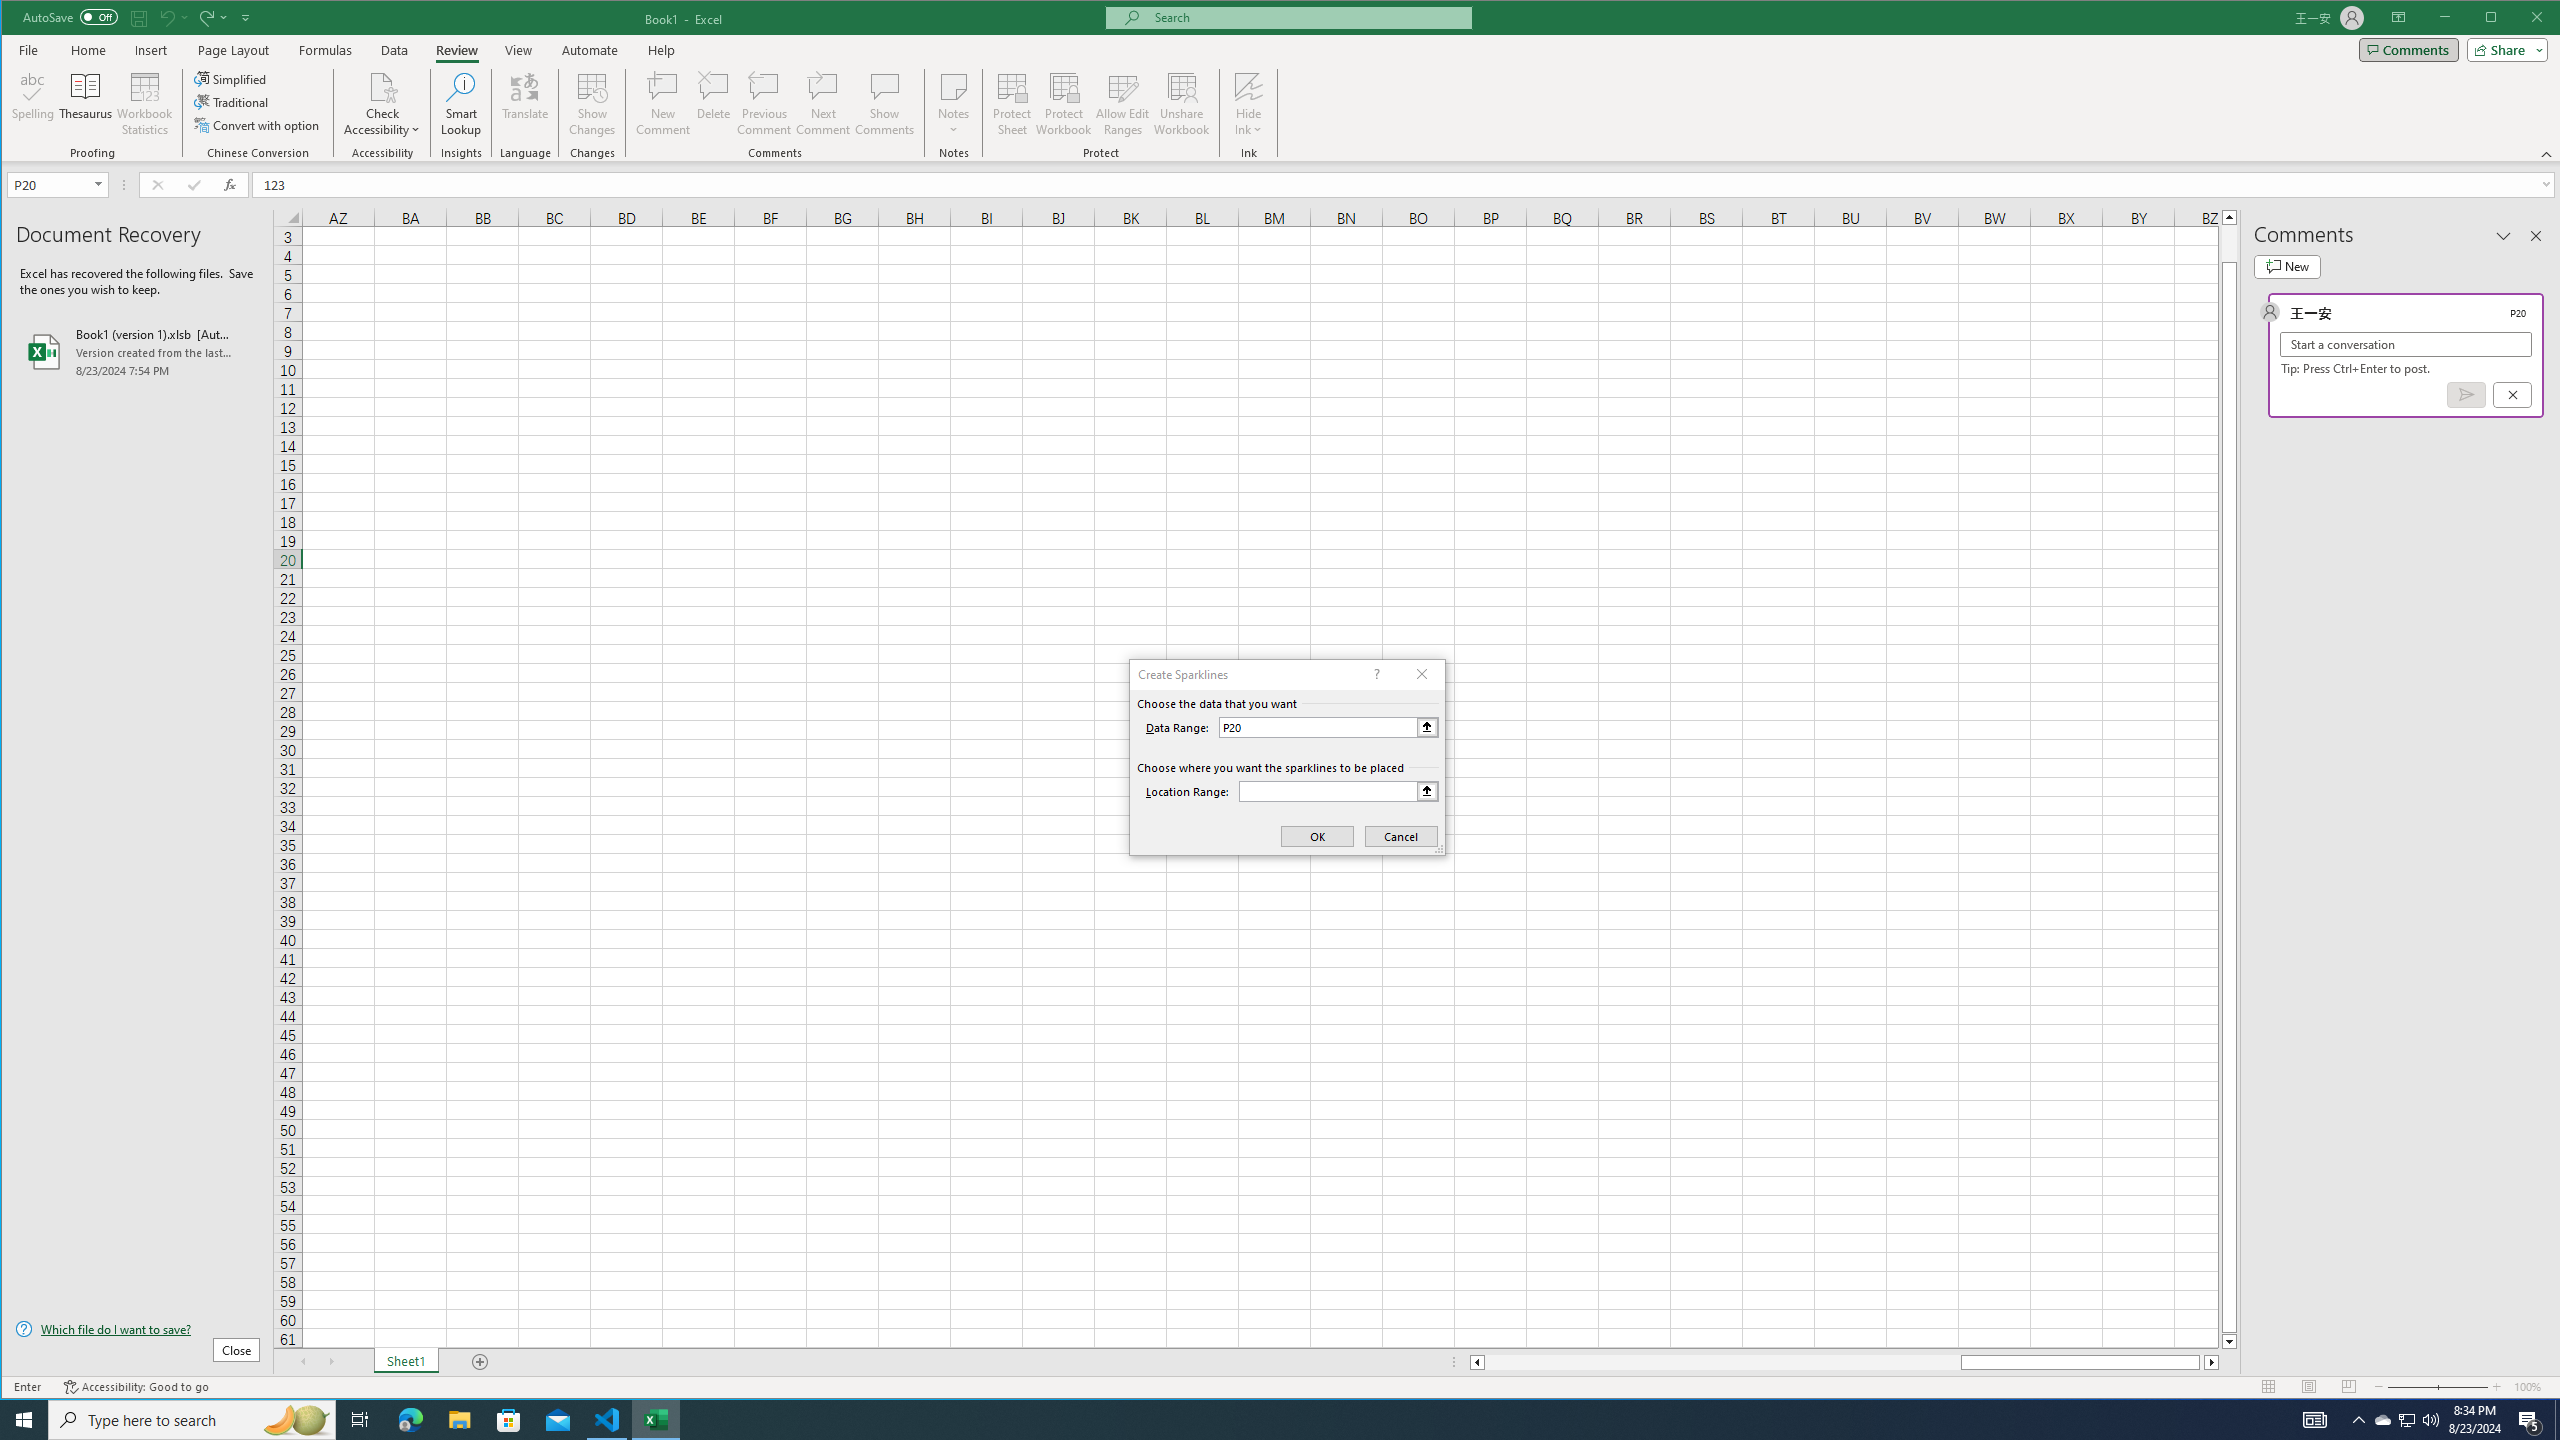 Image resolution: width=2560 pixels, height=1440 pixels. Describe the element at coordinates (763, 103) in the screenshot. I see `'Previous Comment'` at that location.